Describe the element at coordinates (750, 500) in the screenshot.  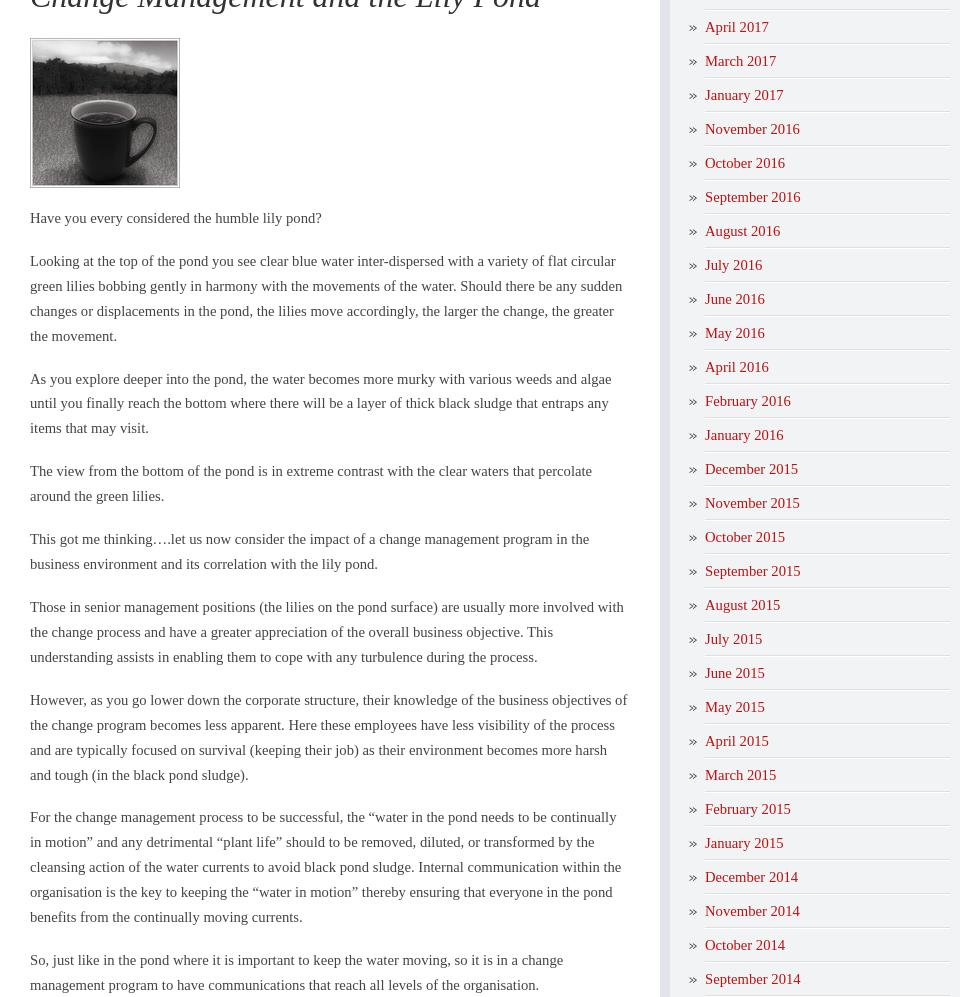
I see `'November 2015'` at that location.